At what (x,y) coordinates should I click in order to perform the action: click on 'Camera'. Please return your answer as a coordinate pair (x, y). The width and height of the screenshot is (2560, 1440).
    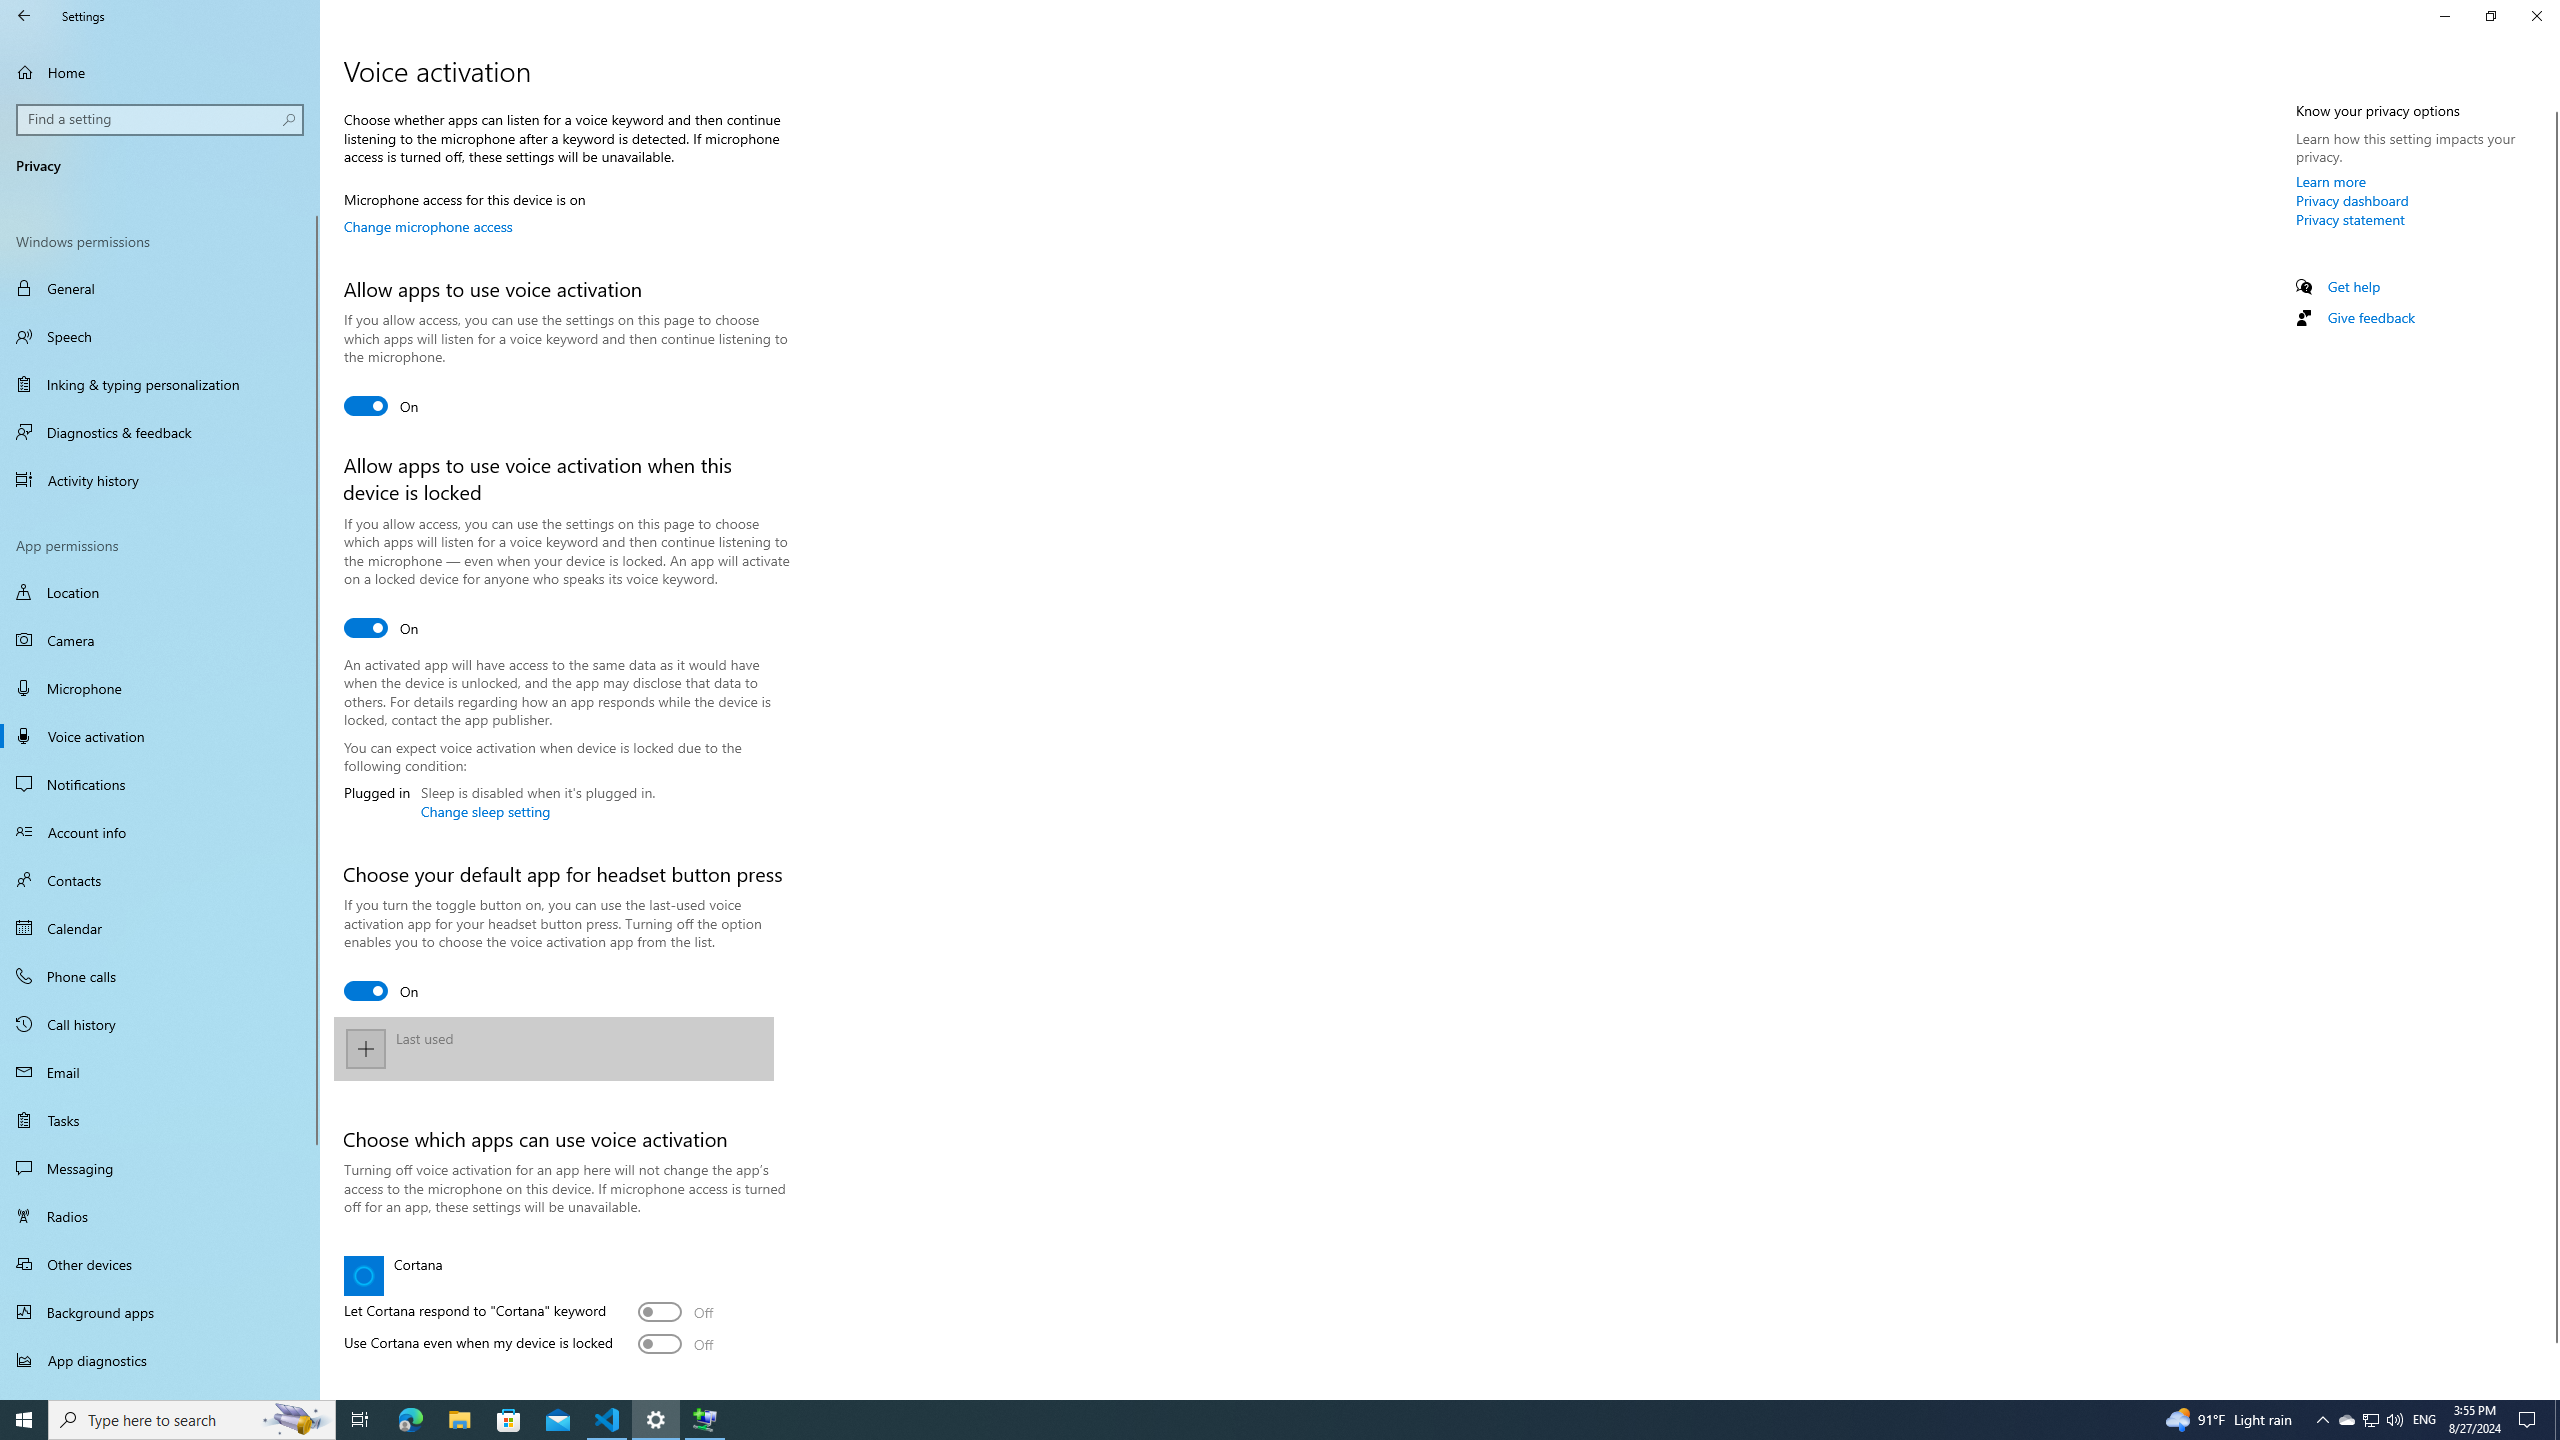
    Looking at the image, I should click on (159, 639).